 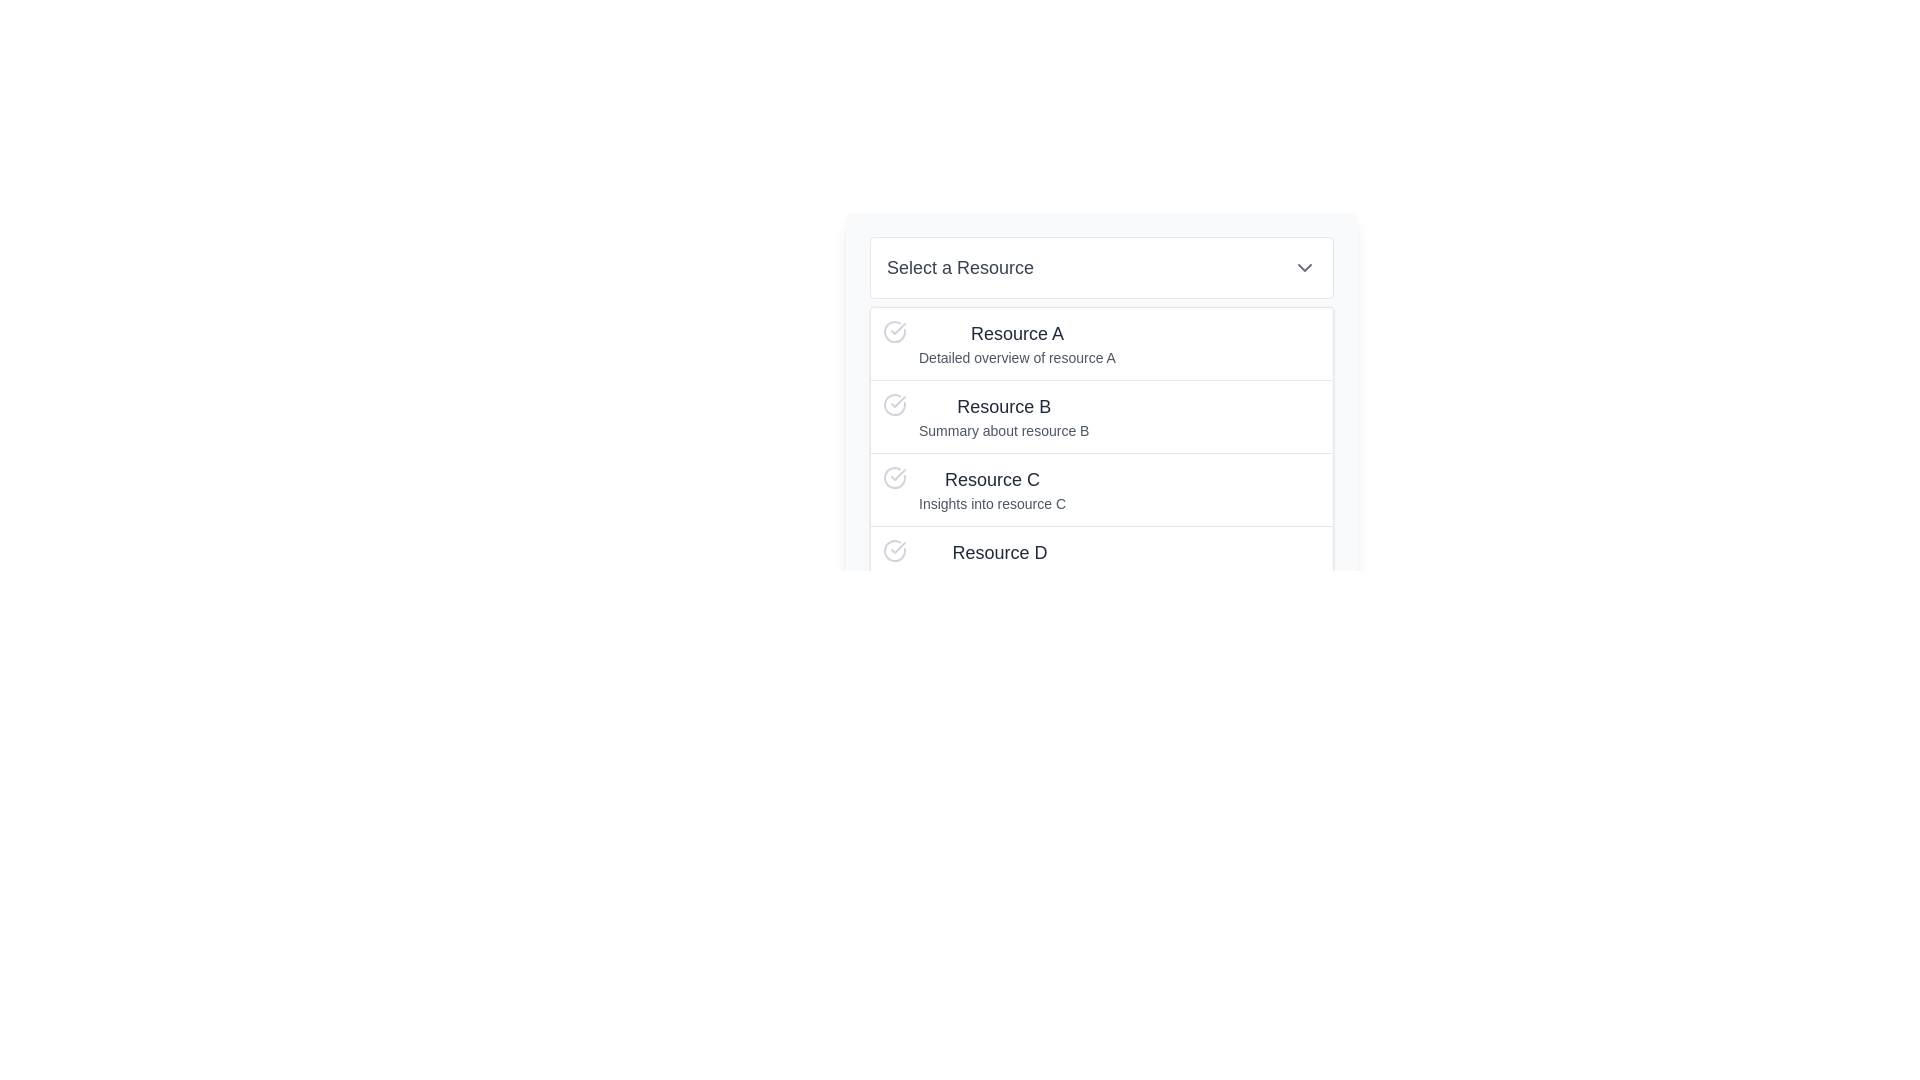 I want to click on text label 'Resource C' which is the third option in the dropdown menu under 'Select a Resource', so click(x=992, y=479).